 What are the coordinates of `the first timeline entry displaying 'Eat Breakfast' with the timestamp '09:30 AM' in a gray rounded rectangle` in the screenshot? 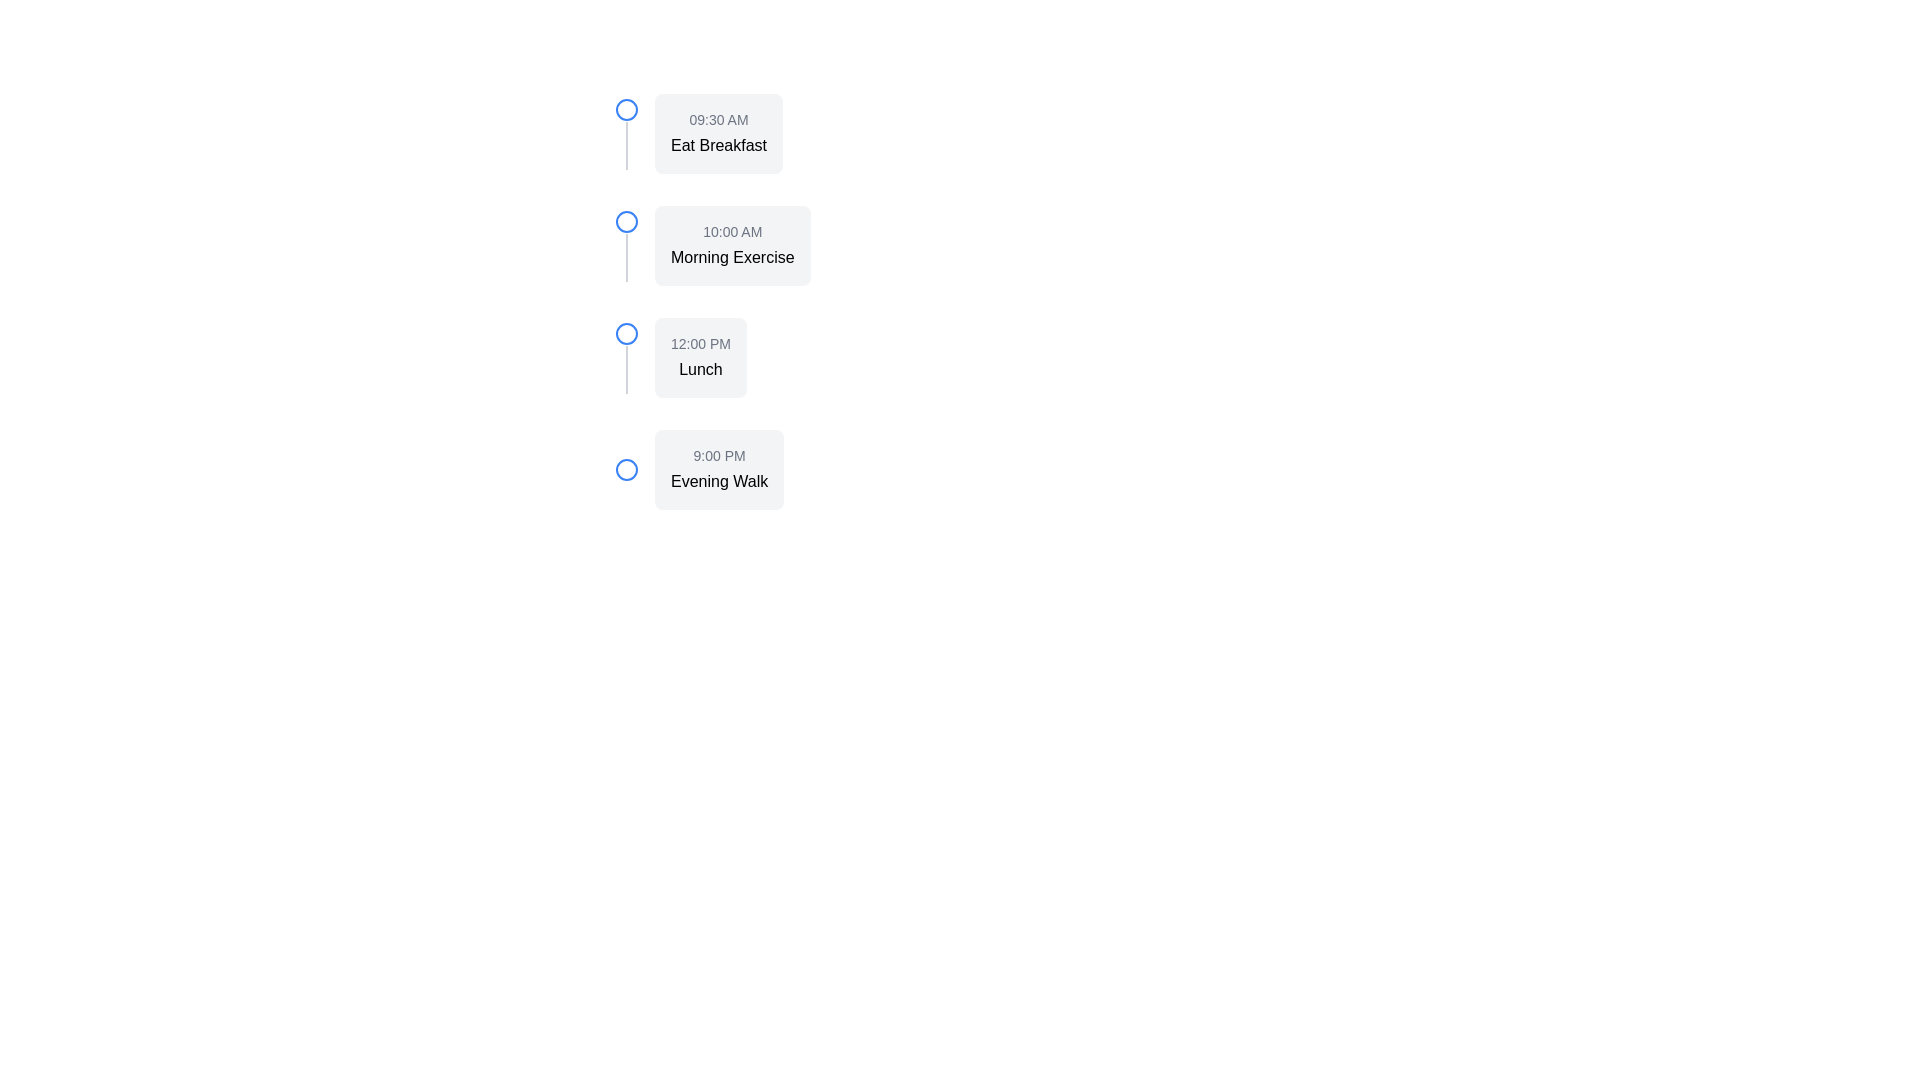 It's located at (822, 134).